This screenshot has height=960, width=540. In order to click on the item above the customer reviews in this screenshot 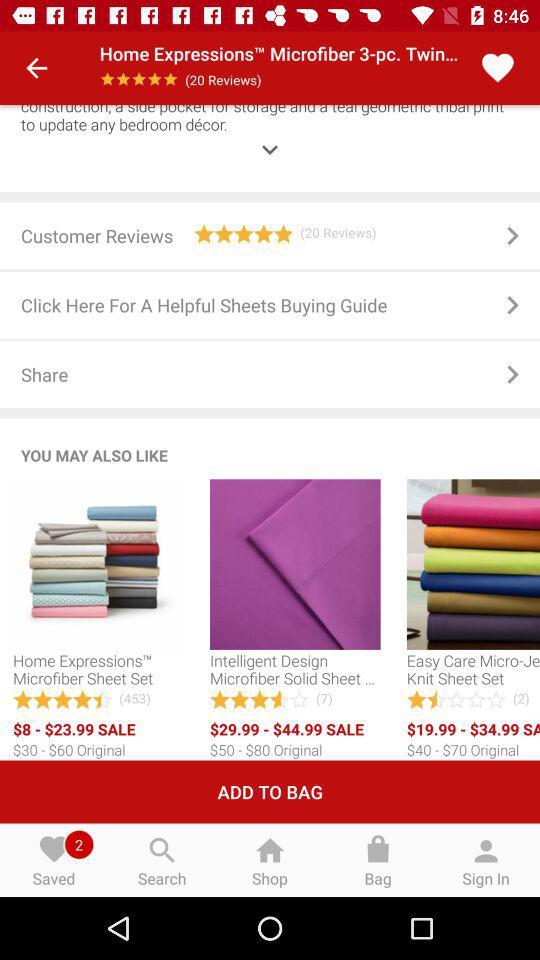, I will do `click(270, 134)`.